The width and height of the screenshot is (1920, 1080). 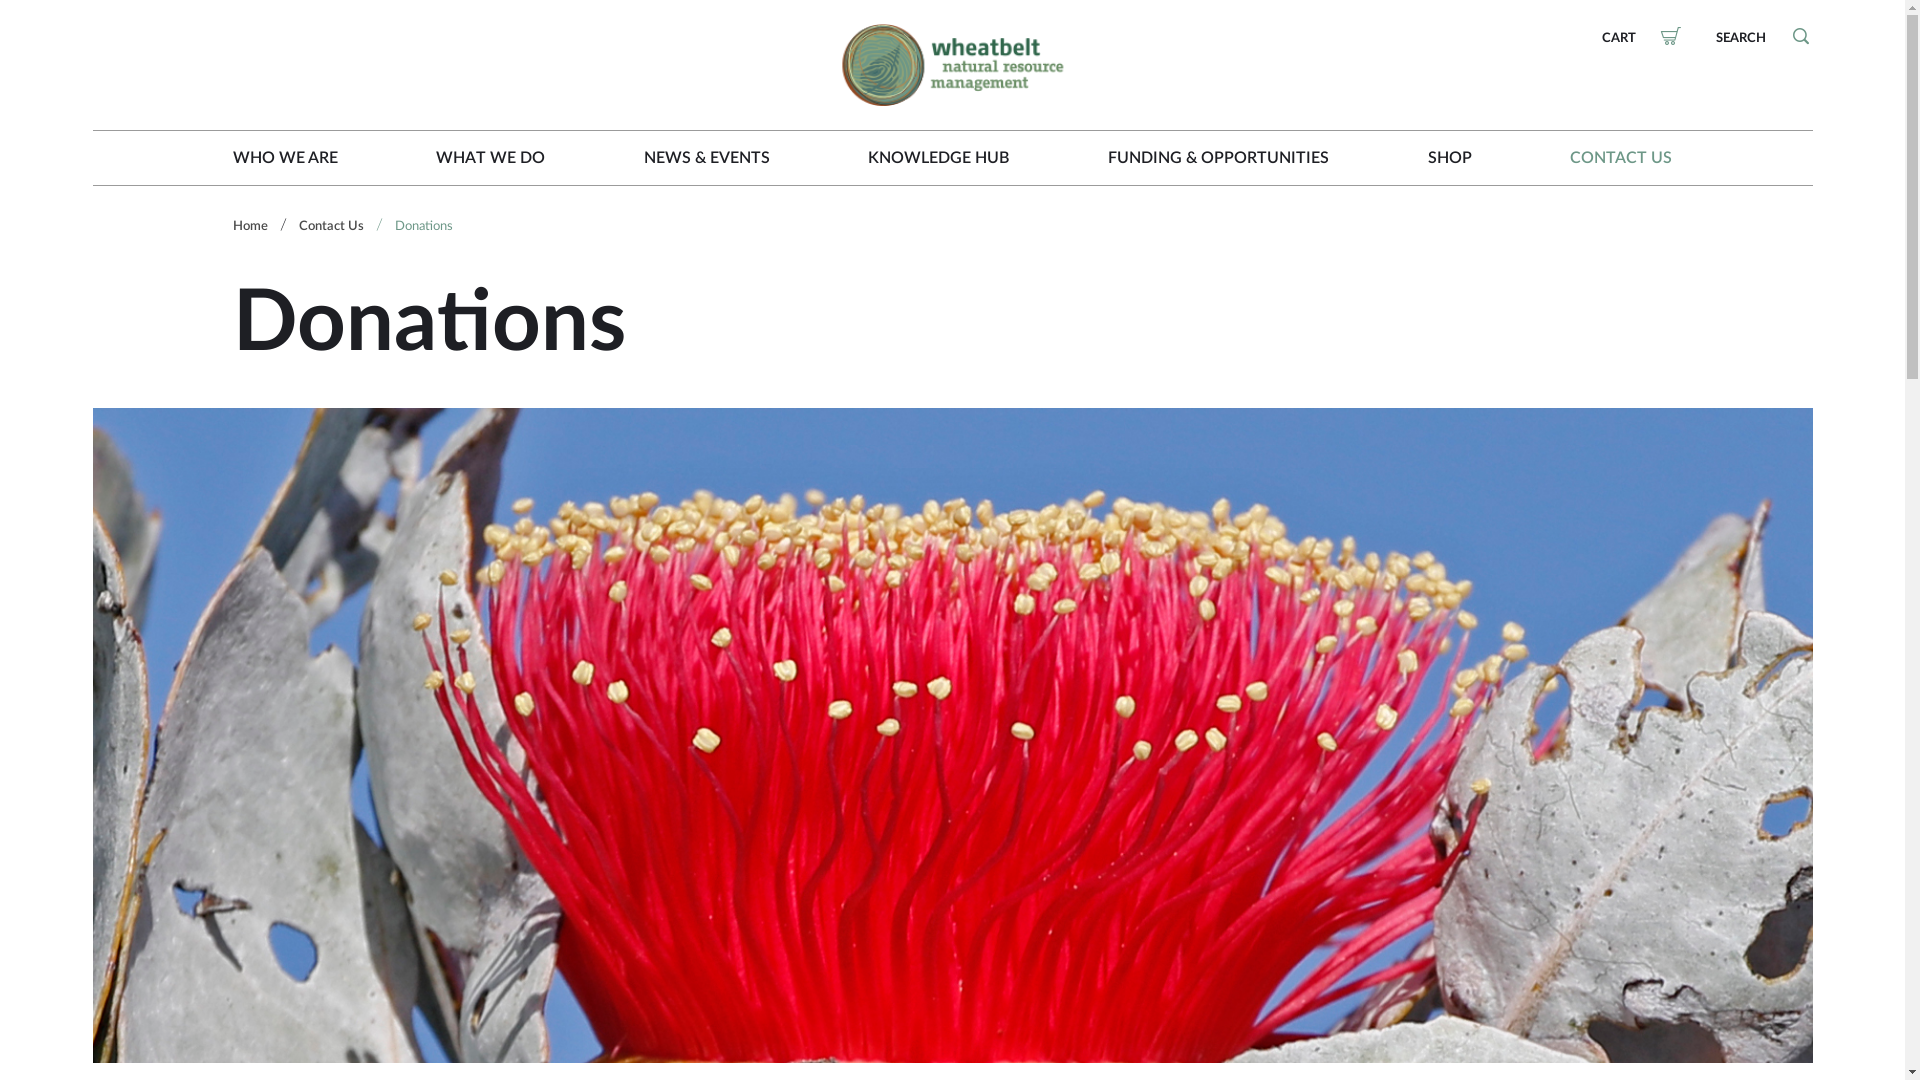 I want to click on 'SHOP', so click(x=1427, y=157).